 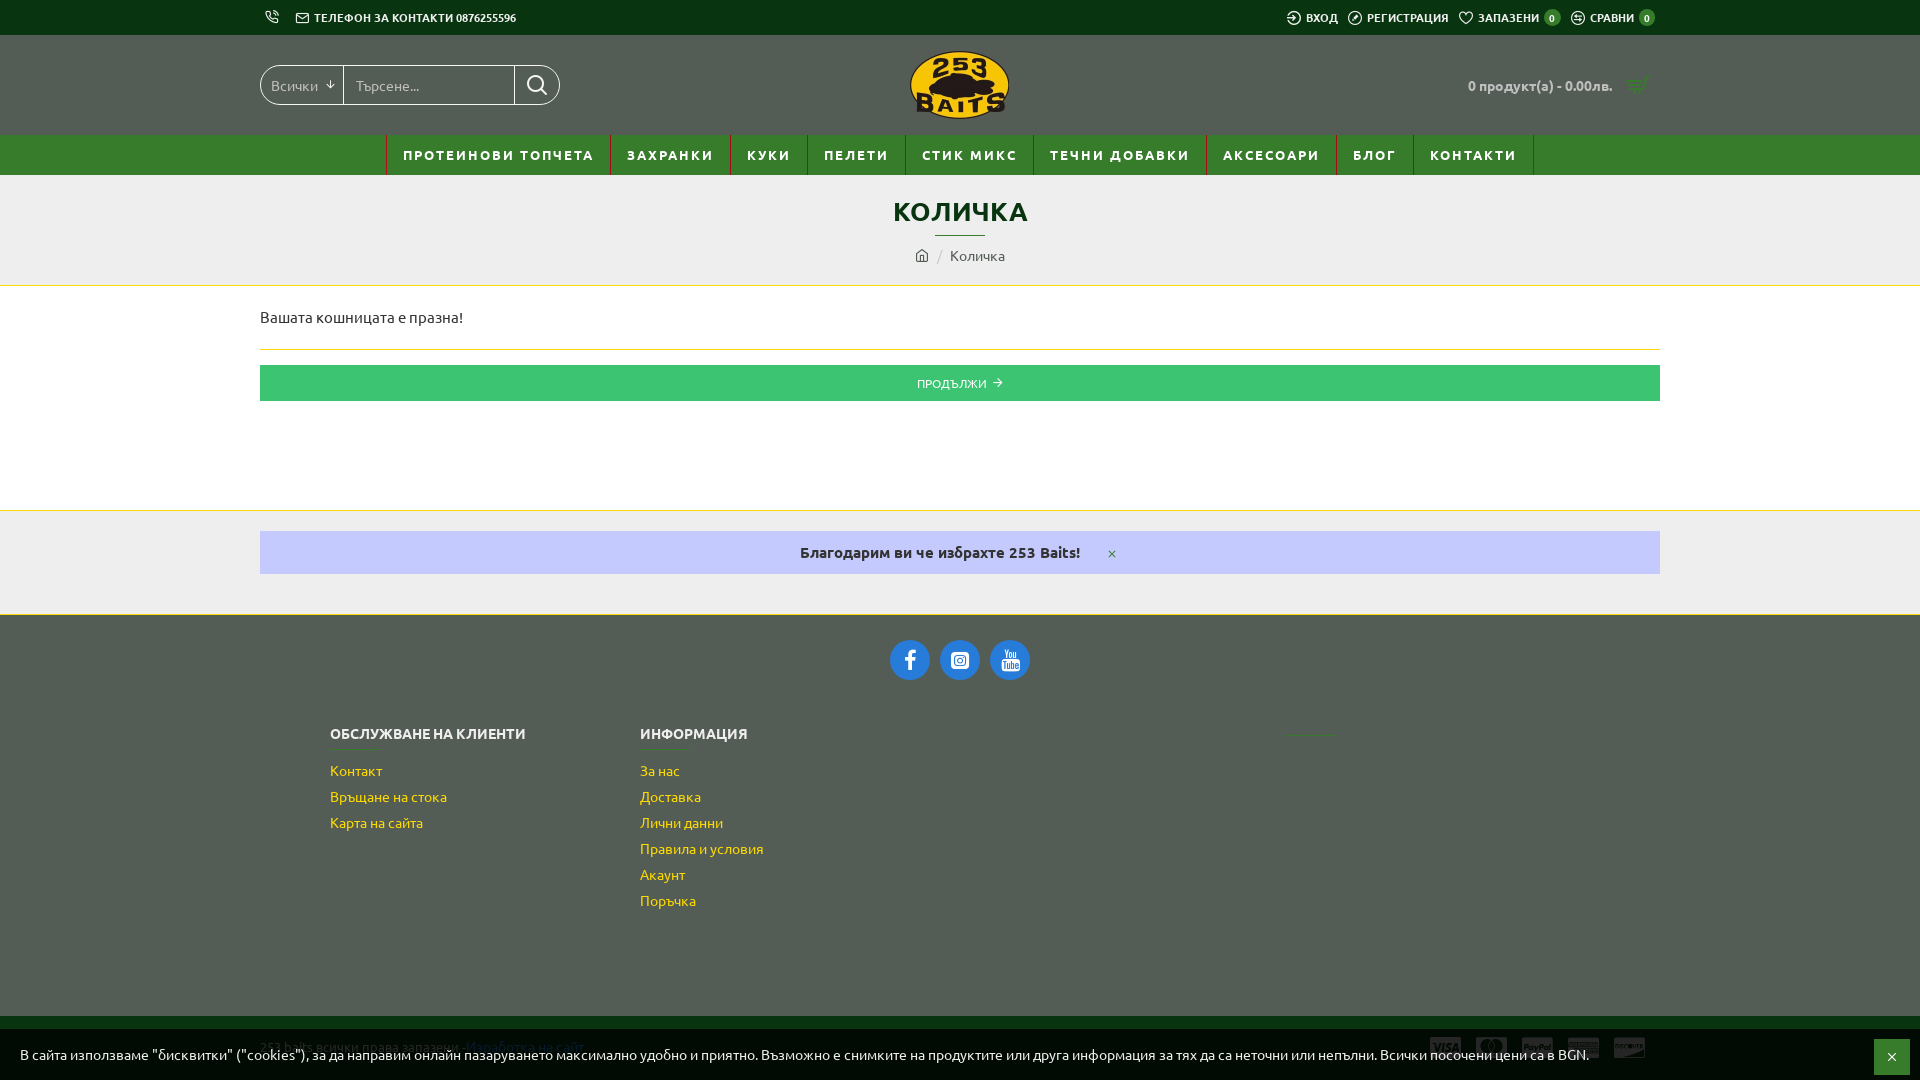 What do you see at coordinates (960, 83) in the screenshot?
I see `'253 Baits'` at bounding box center [960, 83].